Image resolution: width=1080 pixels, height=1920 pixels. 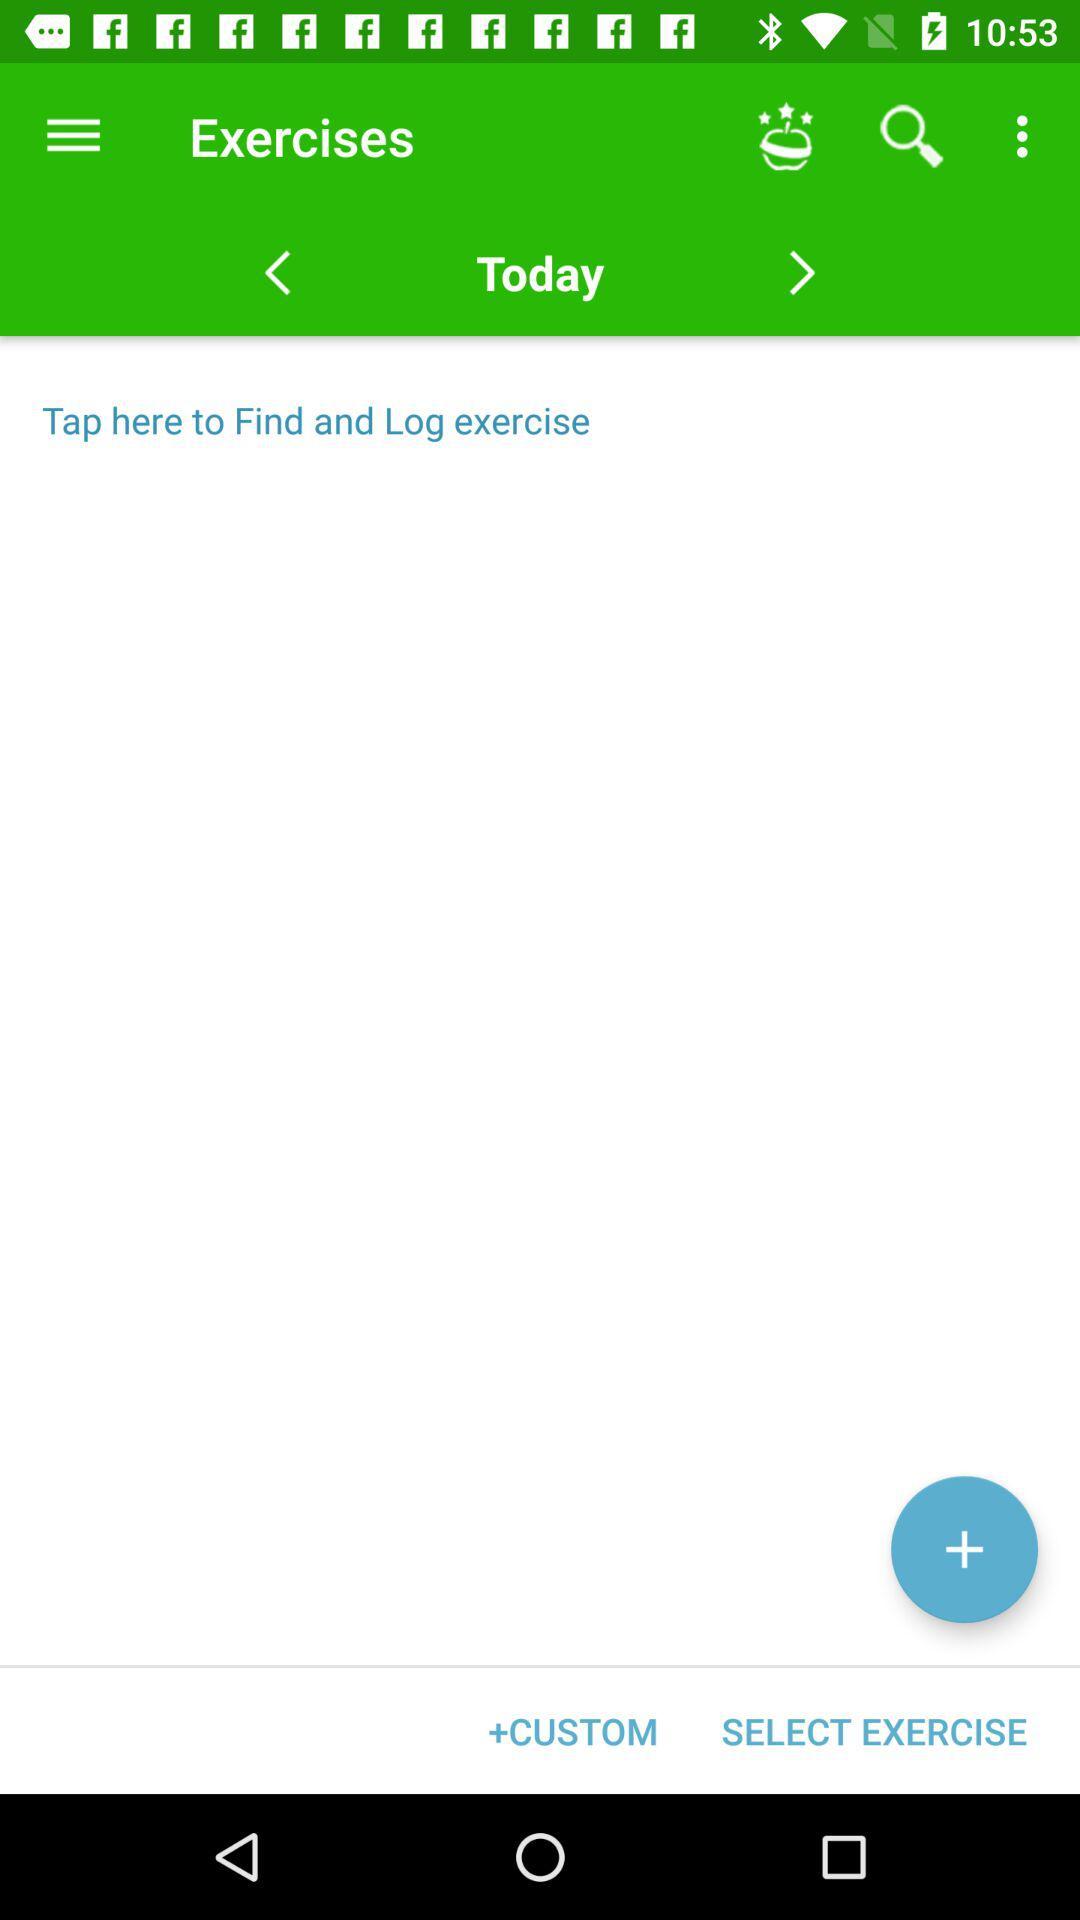 I want to click on next day, so click(x=801, y=272).